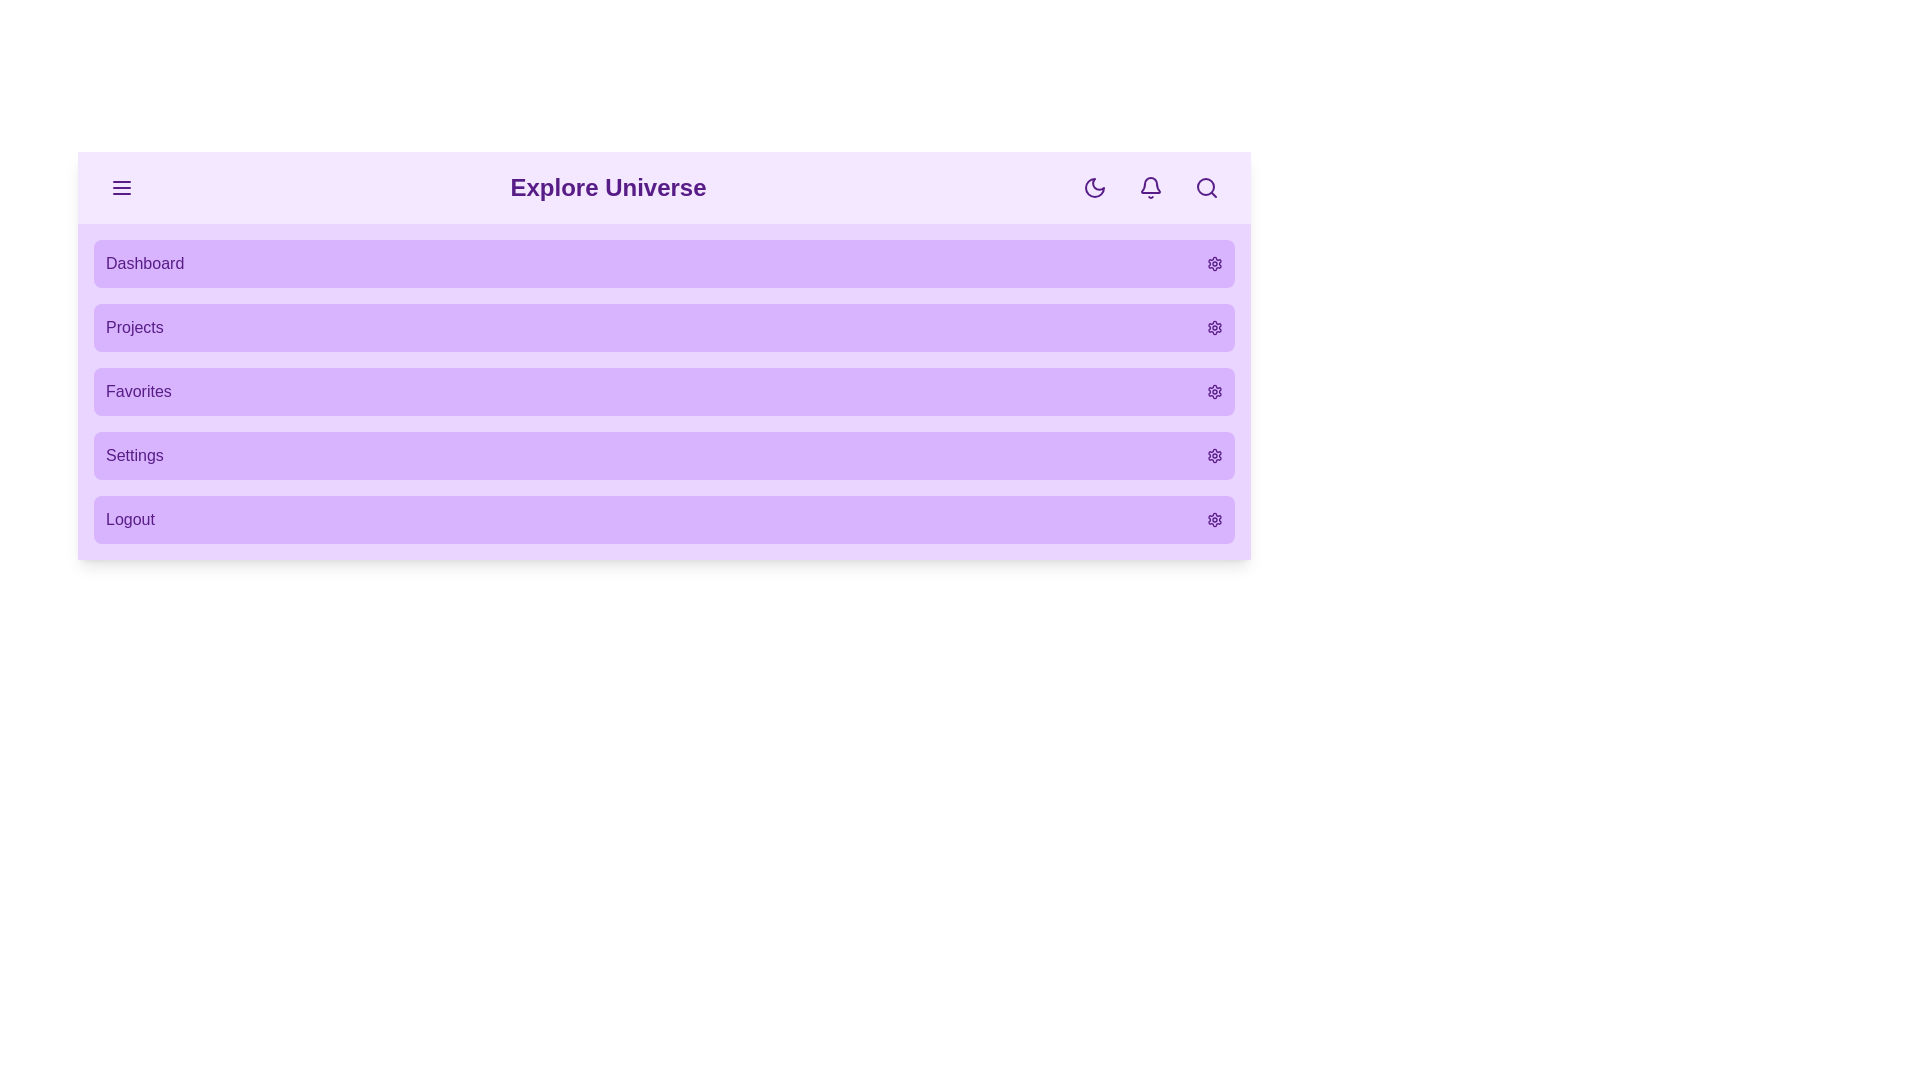  I want to click on the menu toggle button to change the menu's visibility state, so click(120, 188).